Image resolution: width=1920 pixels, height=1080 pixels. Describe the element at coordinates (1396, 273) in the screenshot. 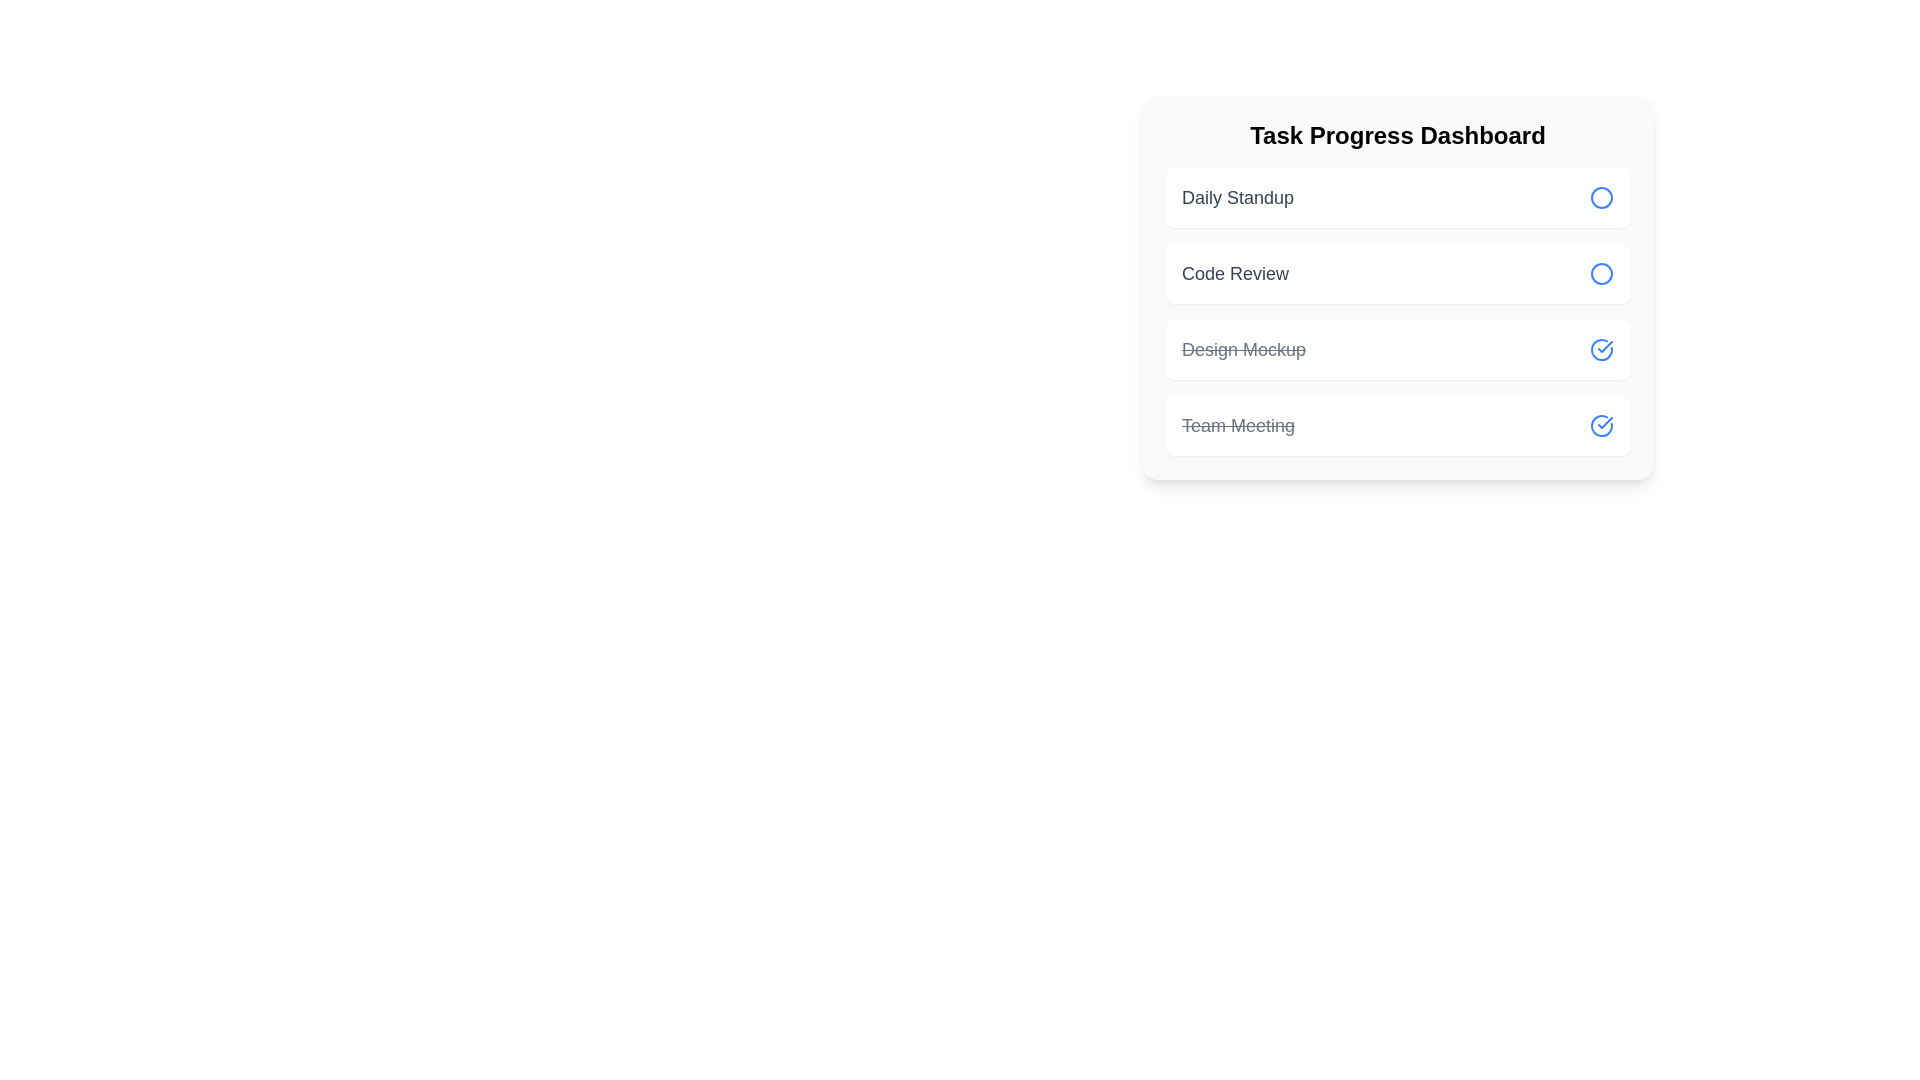

I see `the 'Code Review' task card located in the Task Progress Dashboard` at that location.